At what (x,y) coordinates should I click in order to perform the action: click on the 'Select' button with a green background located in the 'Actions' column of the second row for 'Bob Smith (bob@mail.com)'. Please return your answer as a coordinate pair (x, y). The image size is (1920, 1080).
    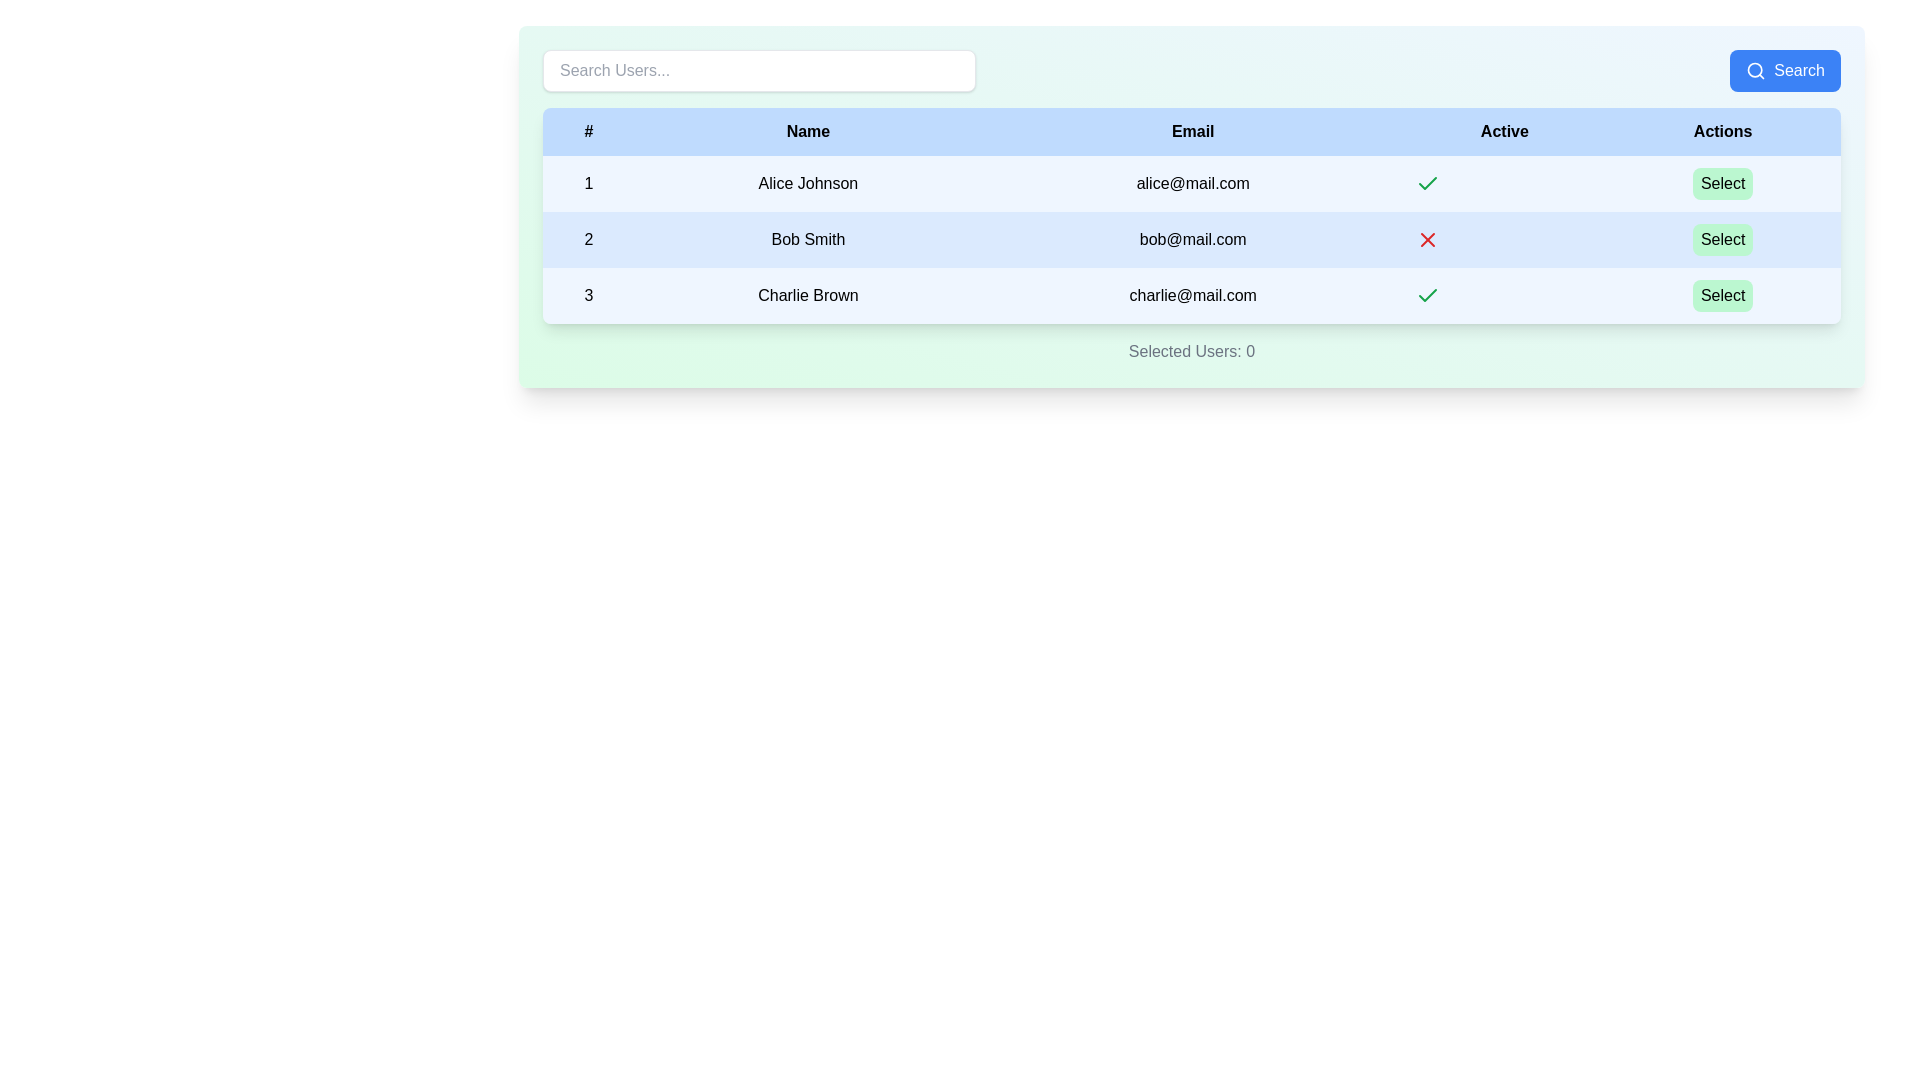
    Looking at the image, I should click on (1722, 238).